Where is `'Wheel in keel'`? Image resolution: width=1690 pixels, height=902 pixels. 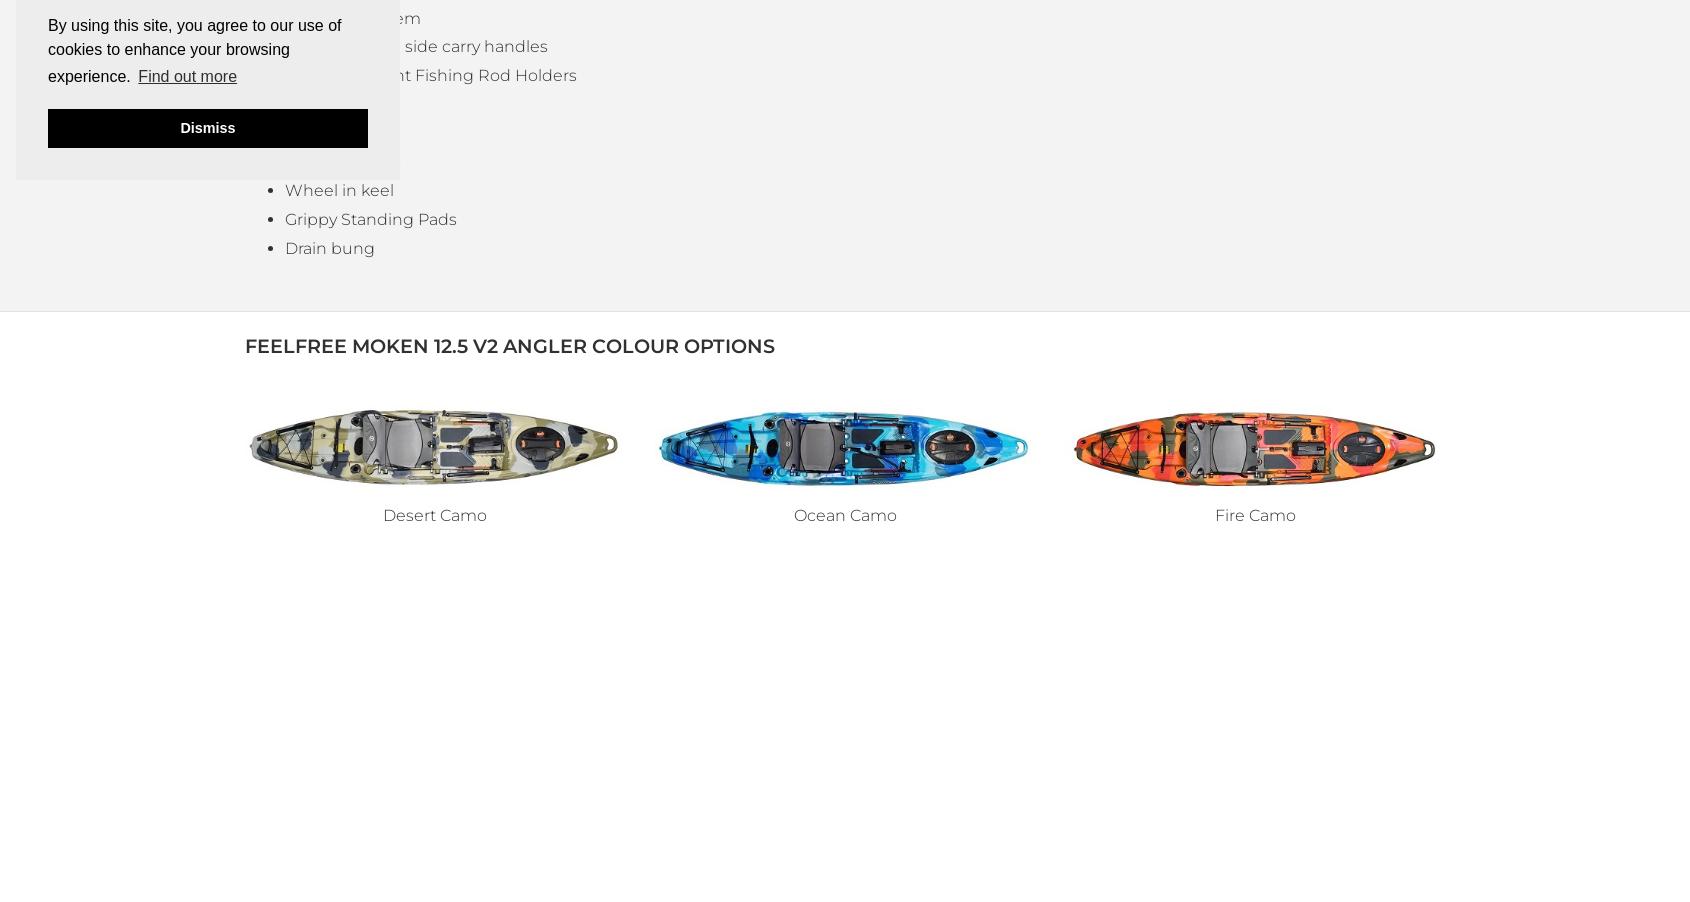
'Wheel in keel' is located at coordinates (338, 189).